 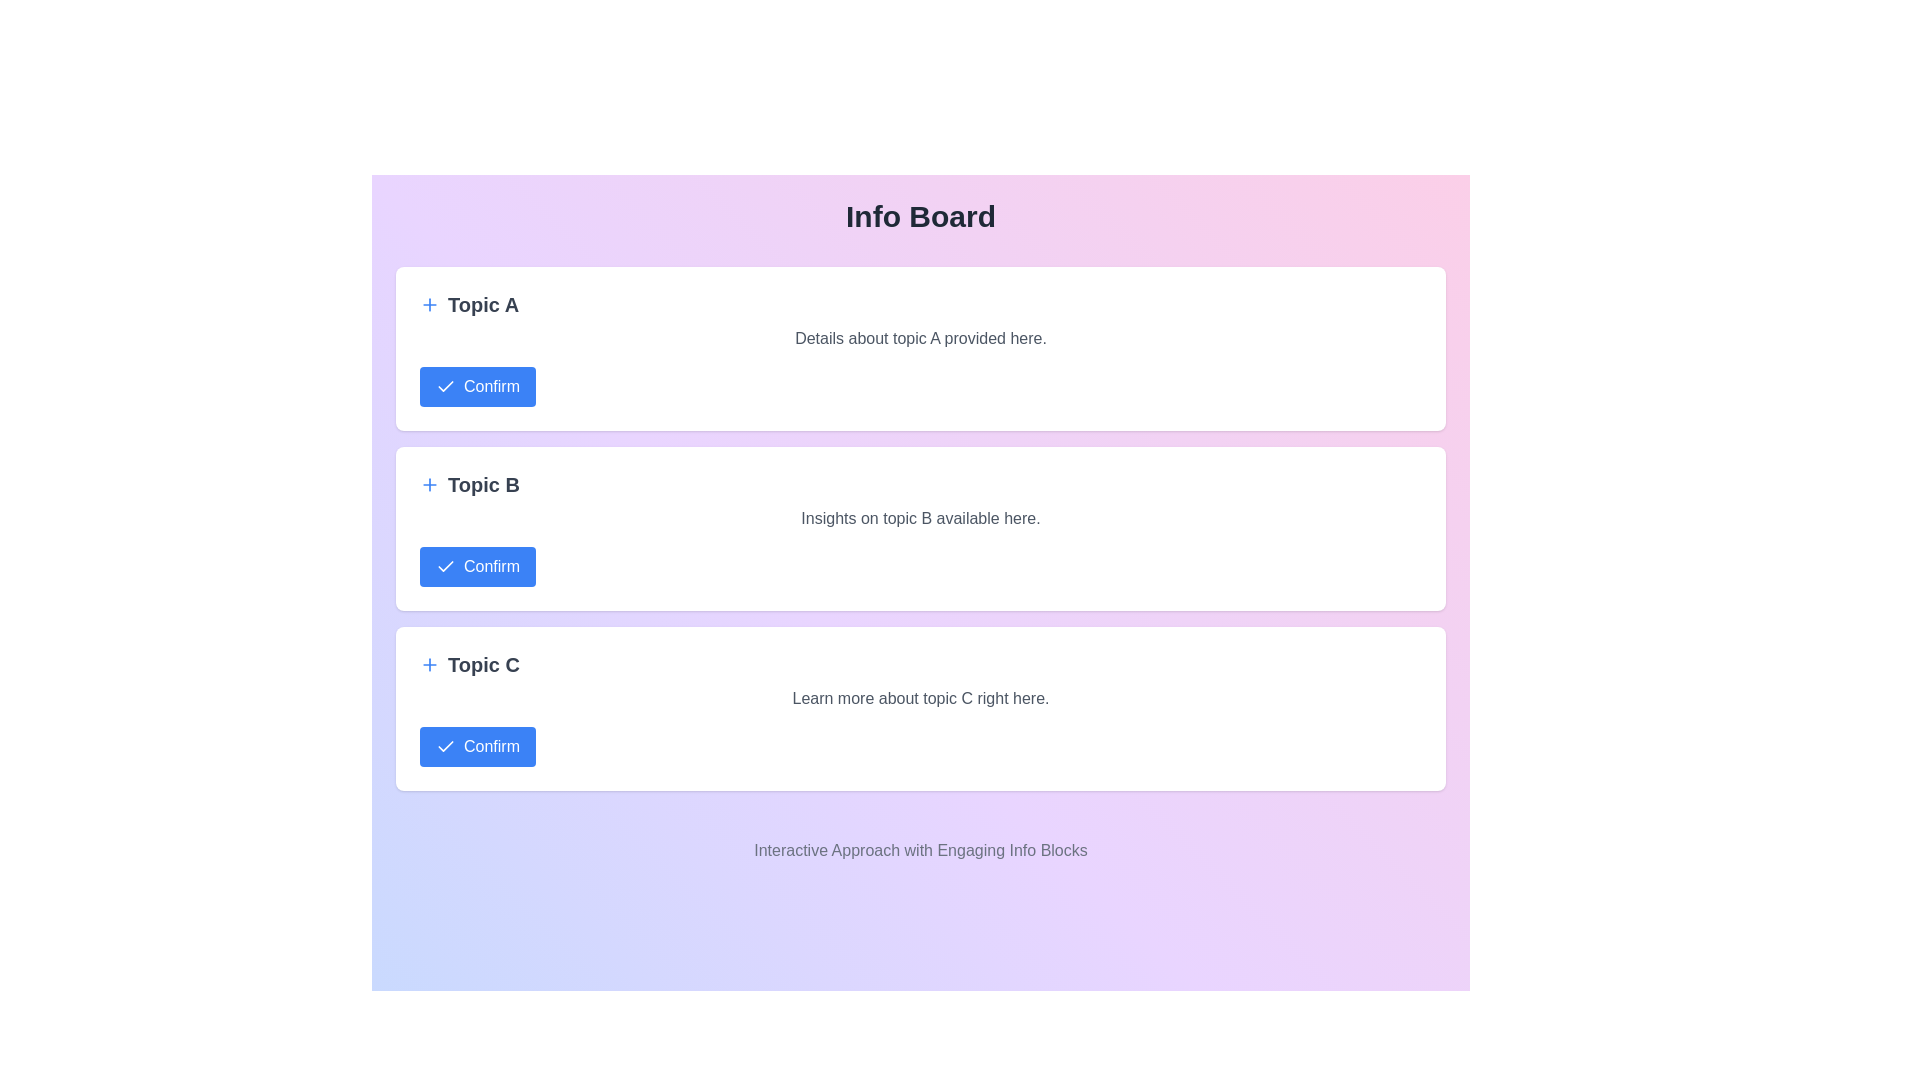 I want to click on the static text providing additional information about 'Topic C', located below the title and '+' icon, so click(x=920, y=697).